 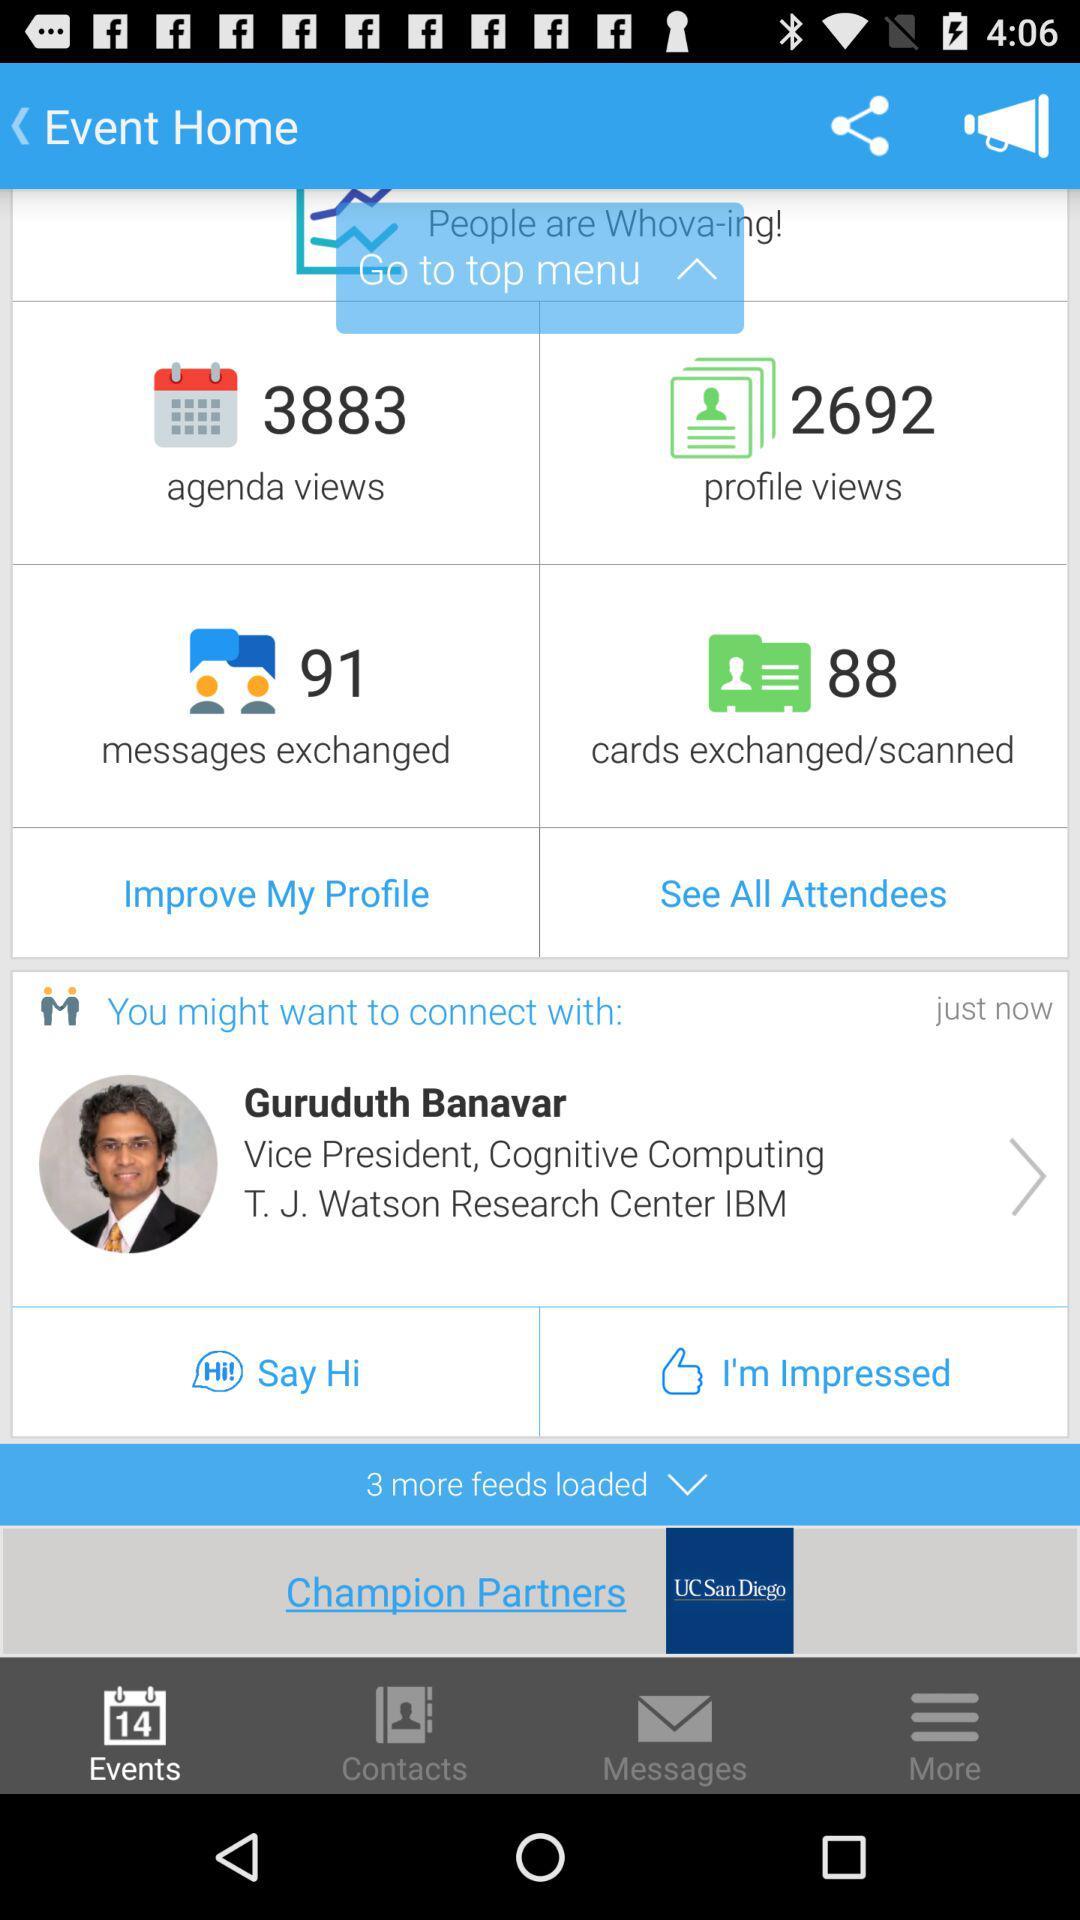 What do you see at coordinates (128, 1163) in the screenshot?
I see `profile` at bounding box center [128, 1163].